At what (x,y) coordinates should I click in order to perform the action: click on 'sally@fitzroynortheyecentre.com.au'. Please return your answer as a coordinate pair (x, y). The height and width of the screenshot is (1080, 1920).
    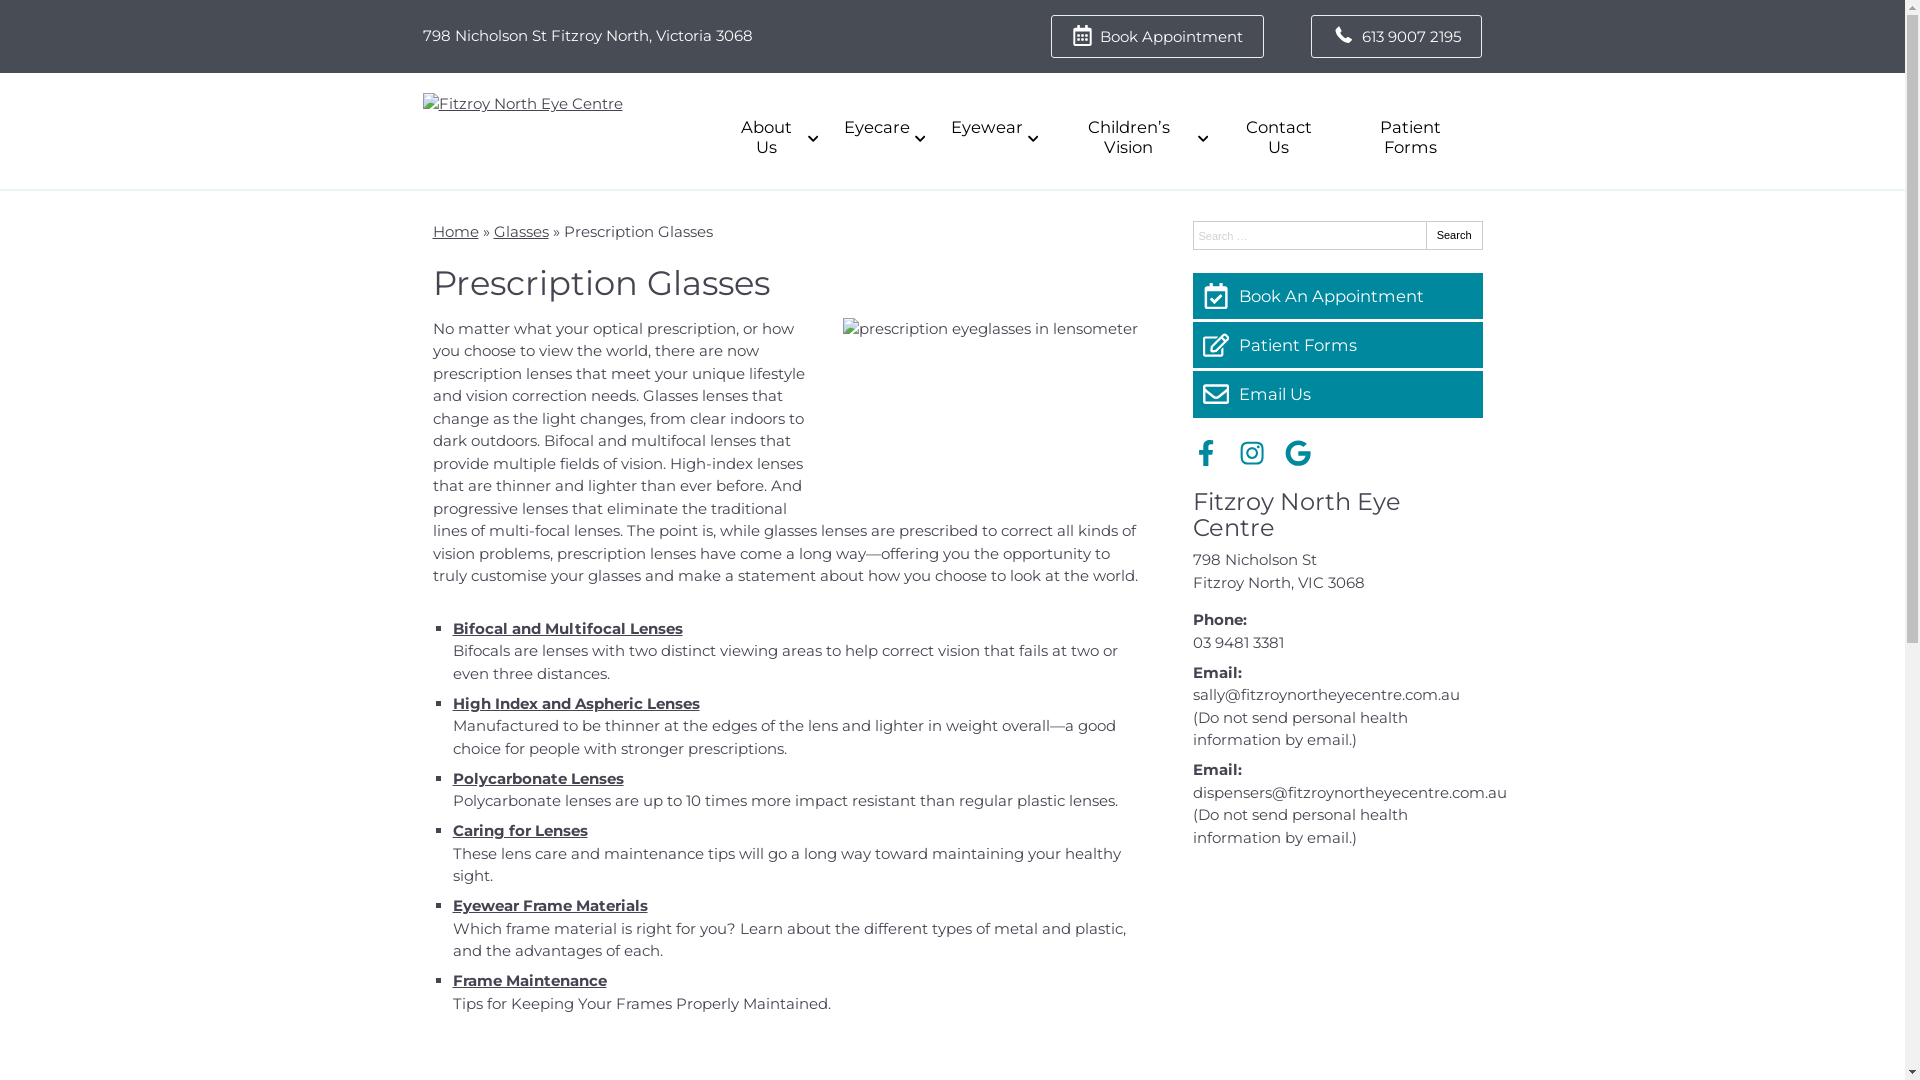
    Looking at the image, I should click on (1325, 693).